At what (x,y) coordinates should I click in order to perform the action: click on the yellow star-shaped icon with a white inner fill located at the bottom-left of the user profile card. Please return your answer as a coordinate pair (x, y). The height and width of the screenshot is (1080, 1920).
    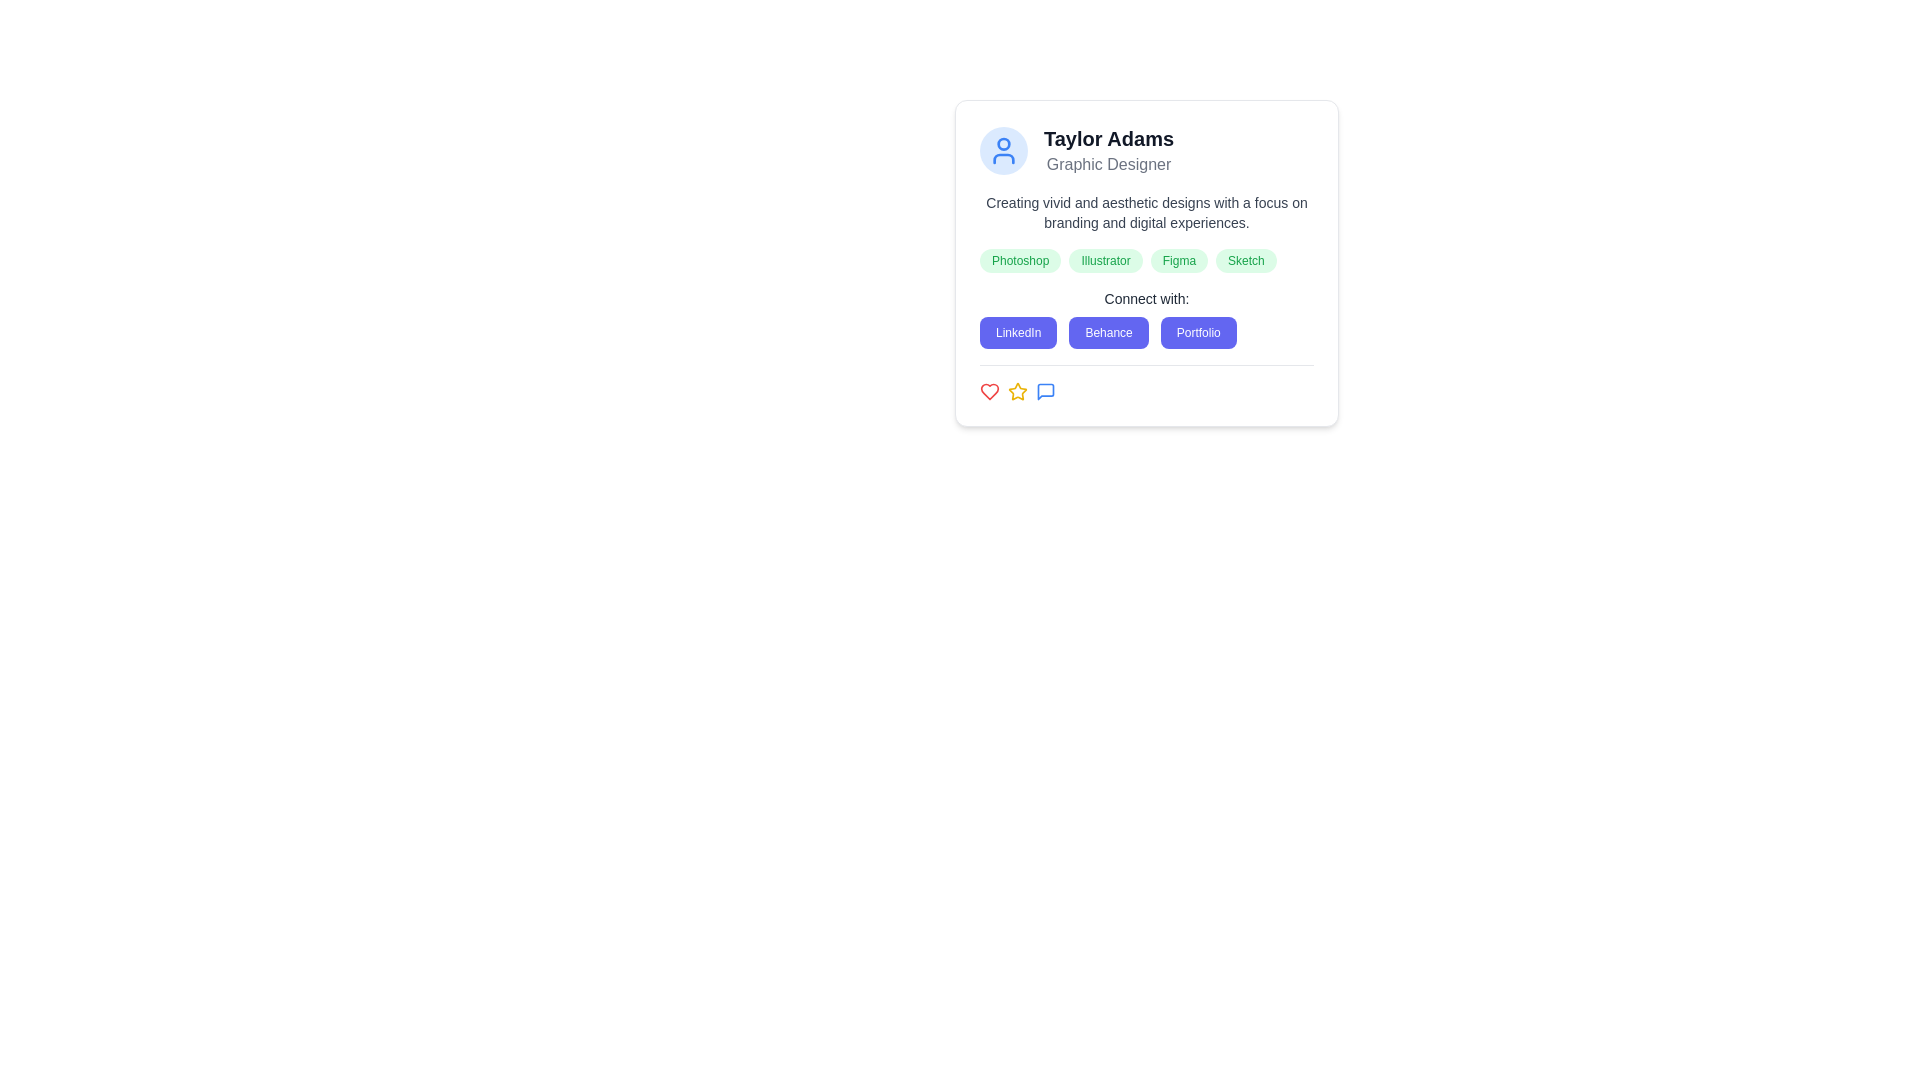
    Looking at the image, I should click on (1017, 391).